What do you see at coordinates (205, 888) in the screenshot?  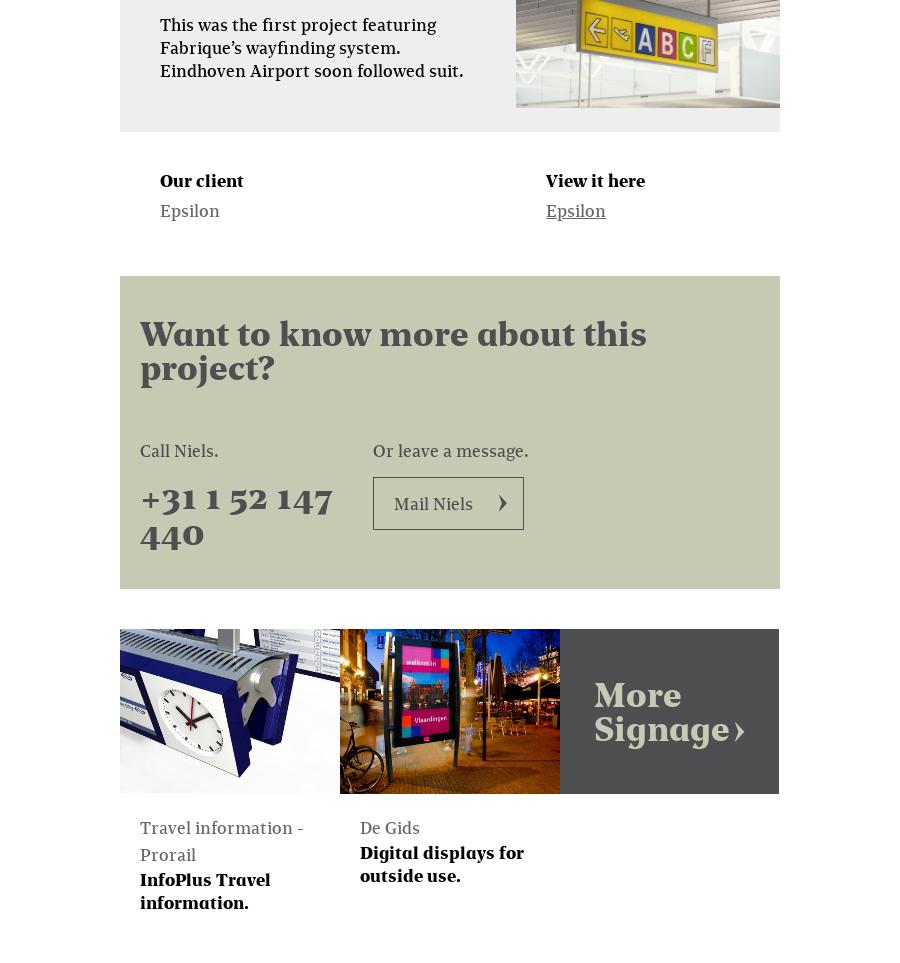 I see `'InfoPlus Travel information.'` at bounding box center [205, 888].